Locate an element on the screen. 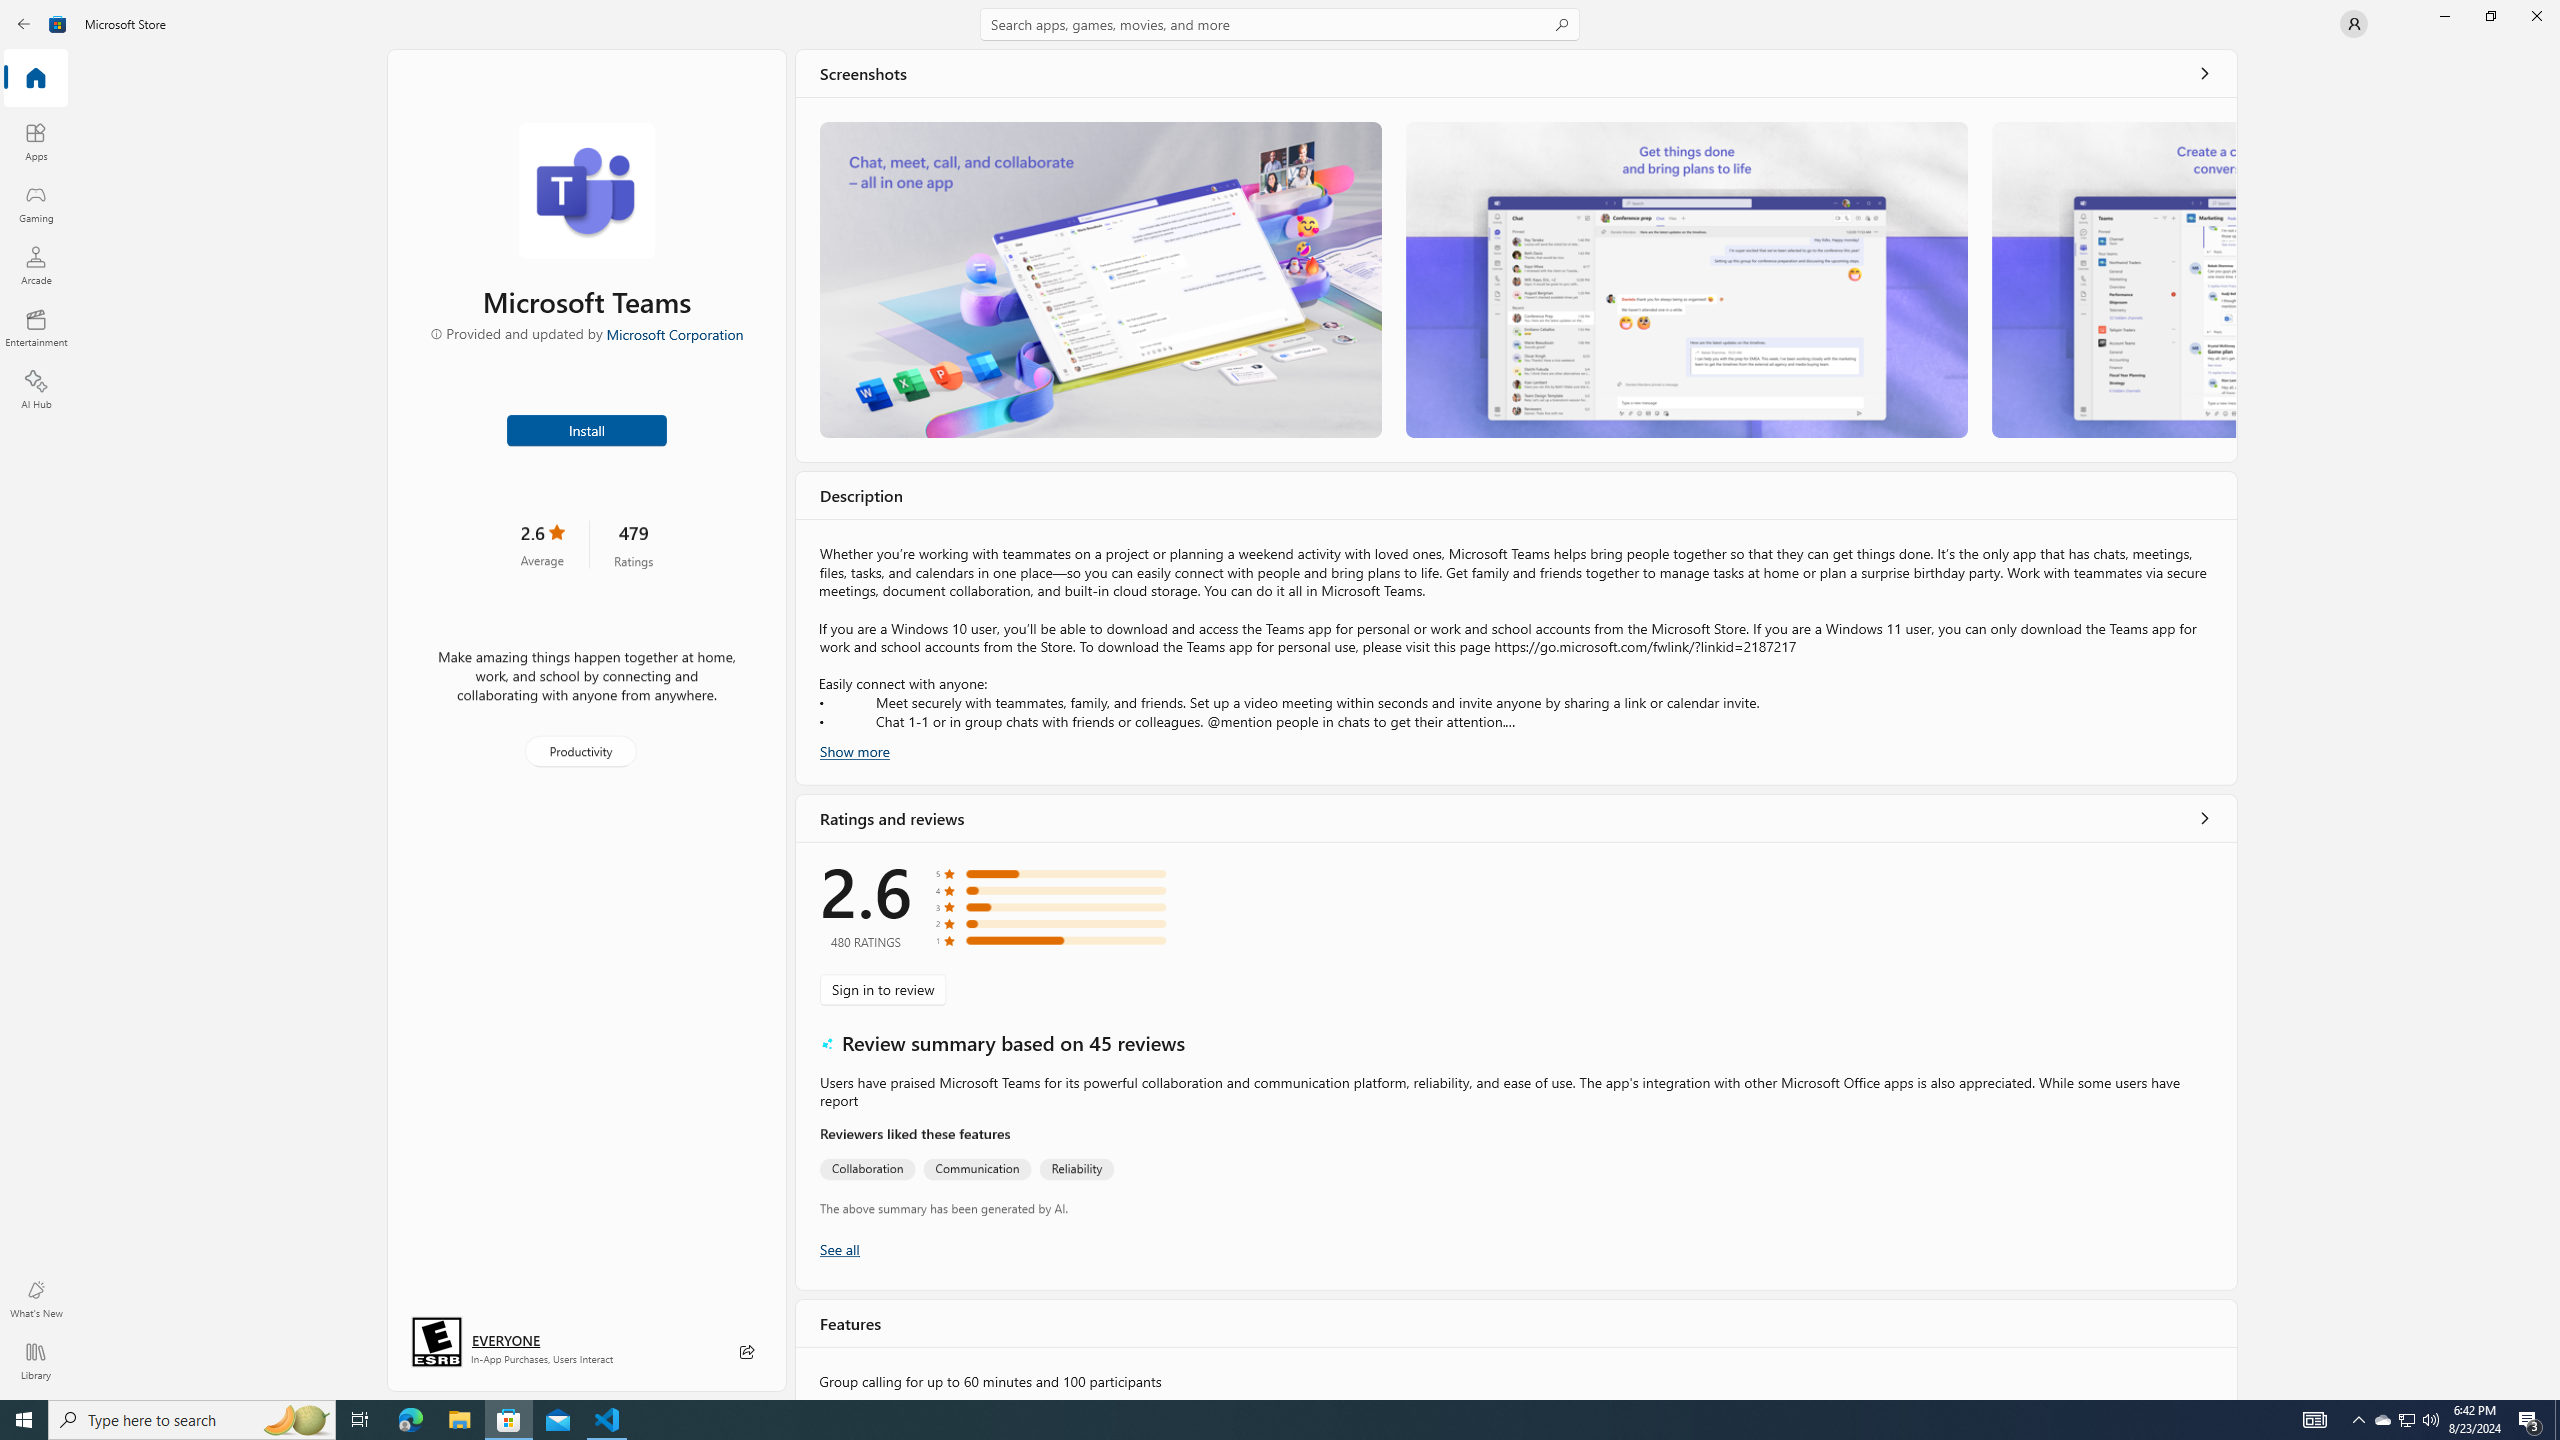 This screenshot has height=1440, width=2560. 'Productivity' is located at coordinates (578, 750).